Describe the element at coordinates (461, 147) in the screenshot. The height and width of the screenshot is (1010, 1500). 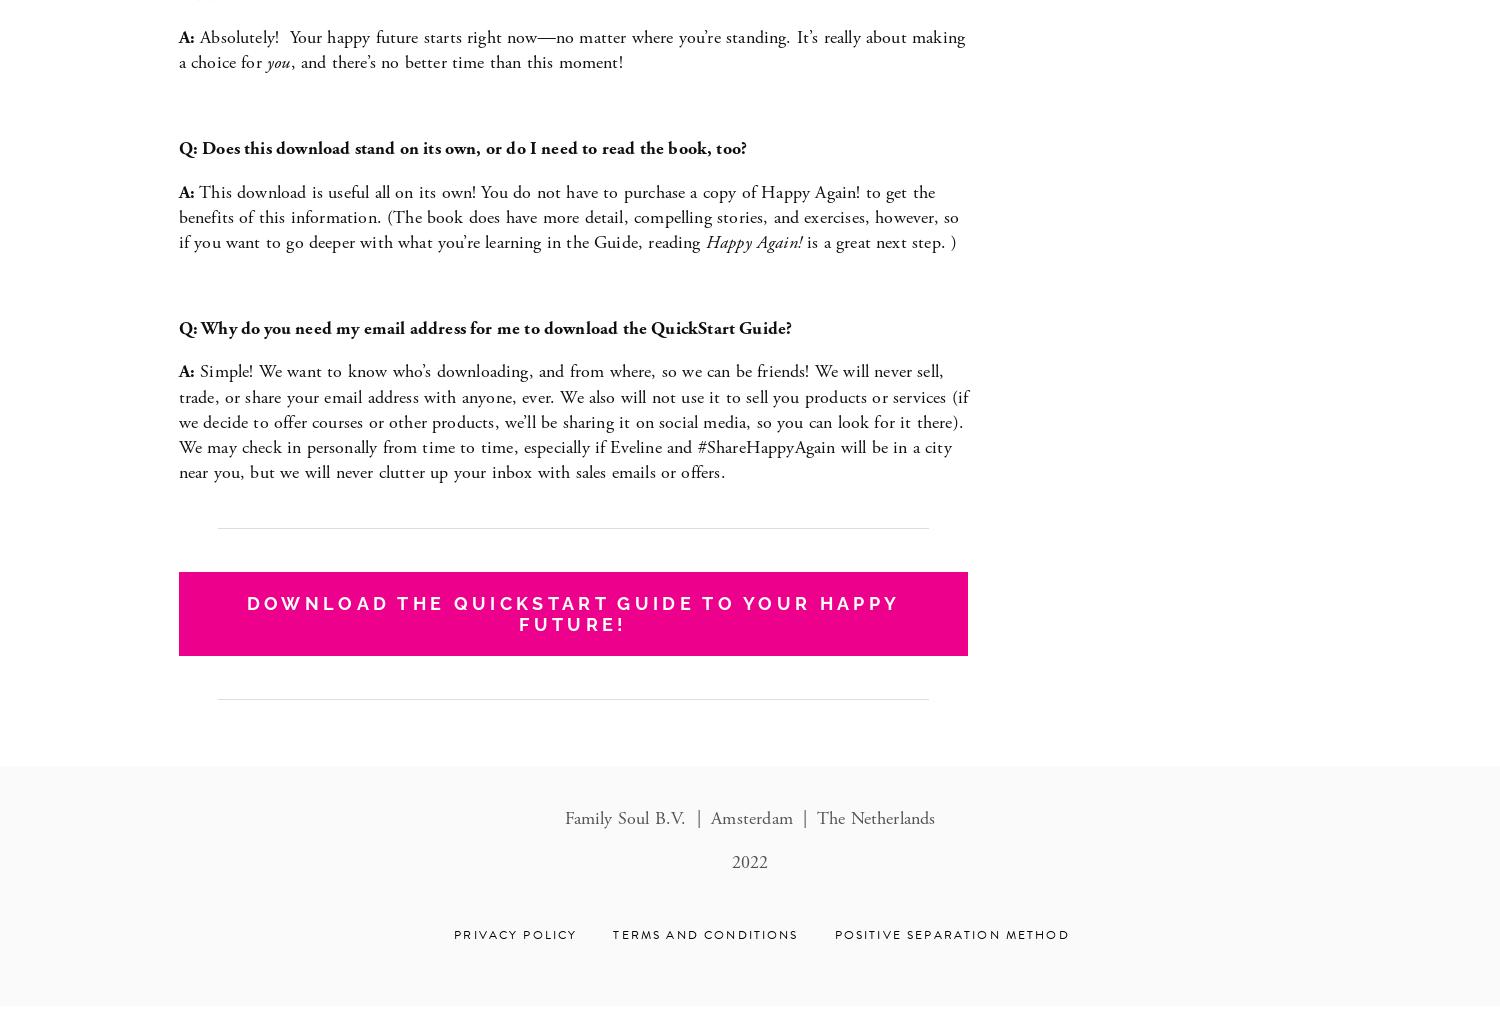
I see `'Q: Does this download stand on its own, or do I need to read the book, too?'` at that location.